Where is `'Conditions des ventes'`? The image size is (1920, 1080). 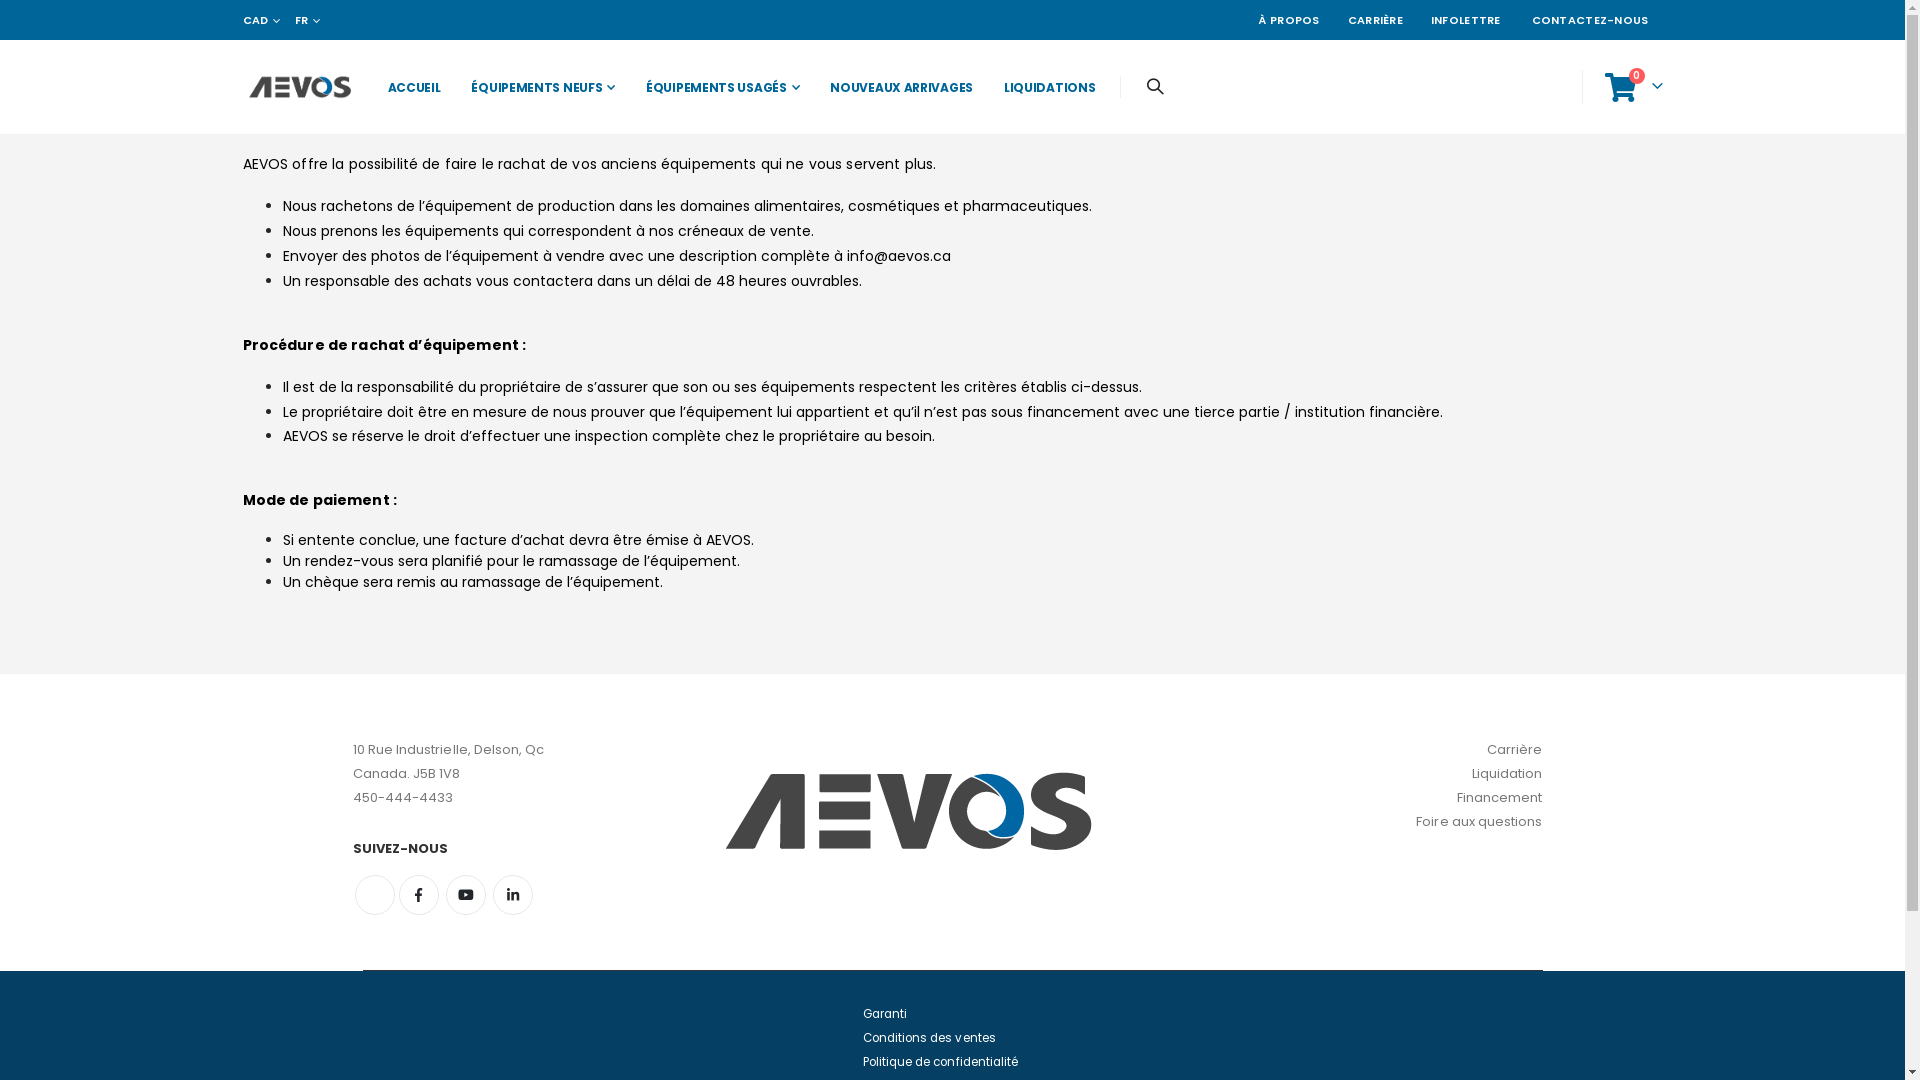
'Conditions des ventes' is located at coordinates (927, 1036).